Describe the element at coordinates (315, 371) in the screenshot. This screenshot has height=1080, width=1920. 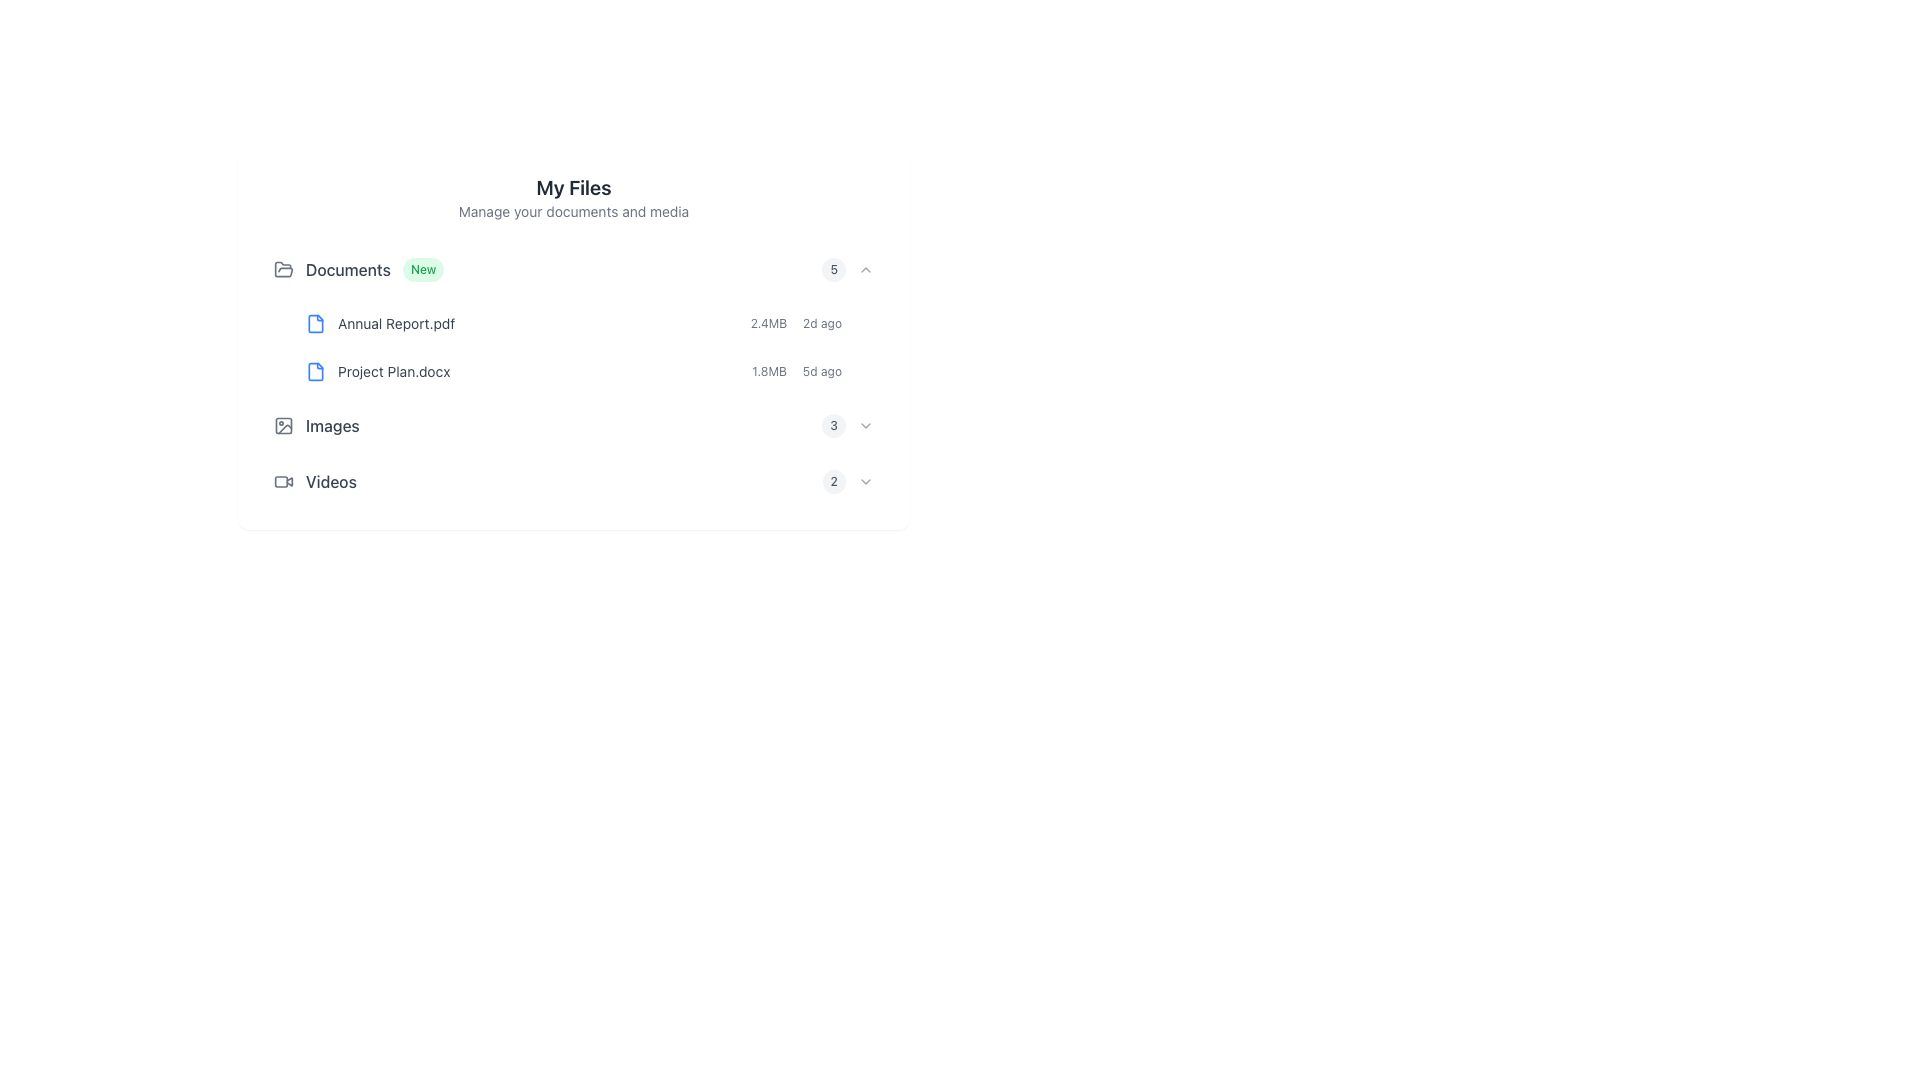
I see `the document icon that visually represents the file 'Project Plan.docx'` at that location.